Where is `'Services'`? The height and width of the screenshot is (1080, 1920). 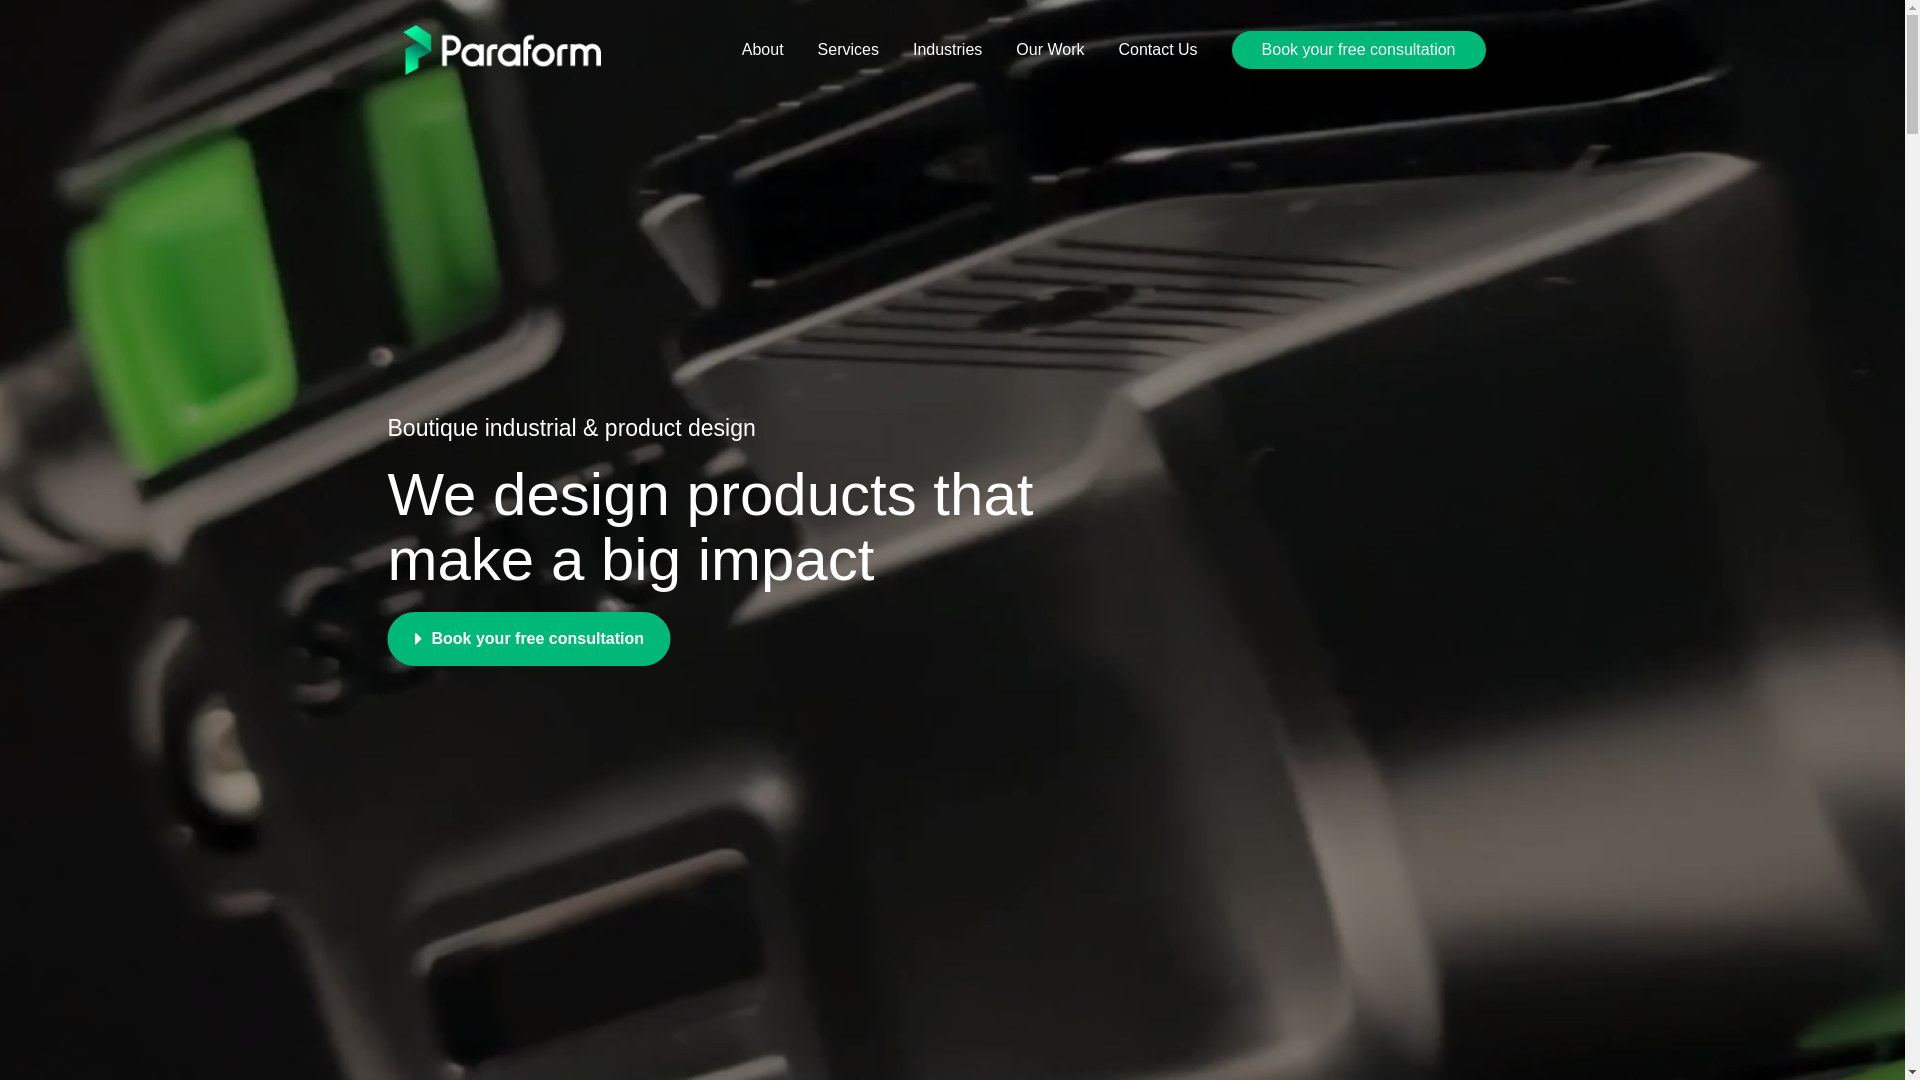
'Services' is located at coordinates (801, 49).